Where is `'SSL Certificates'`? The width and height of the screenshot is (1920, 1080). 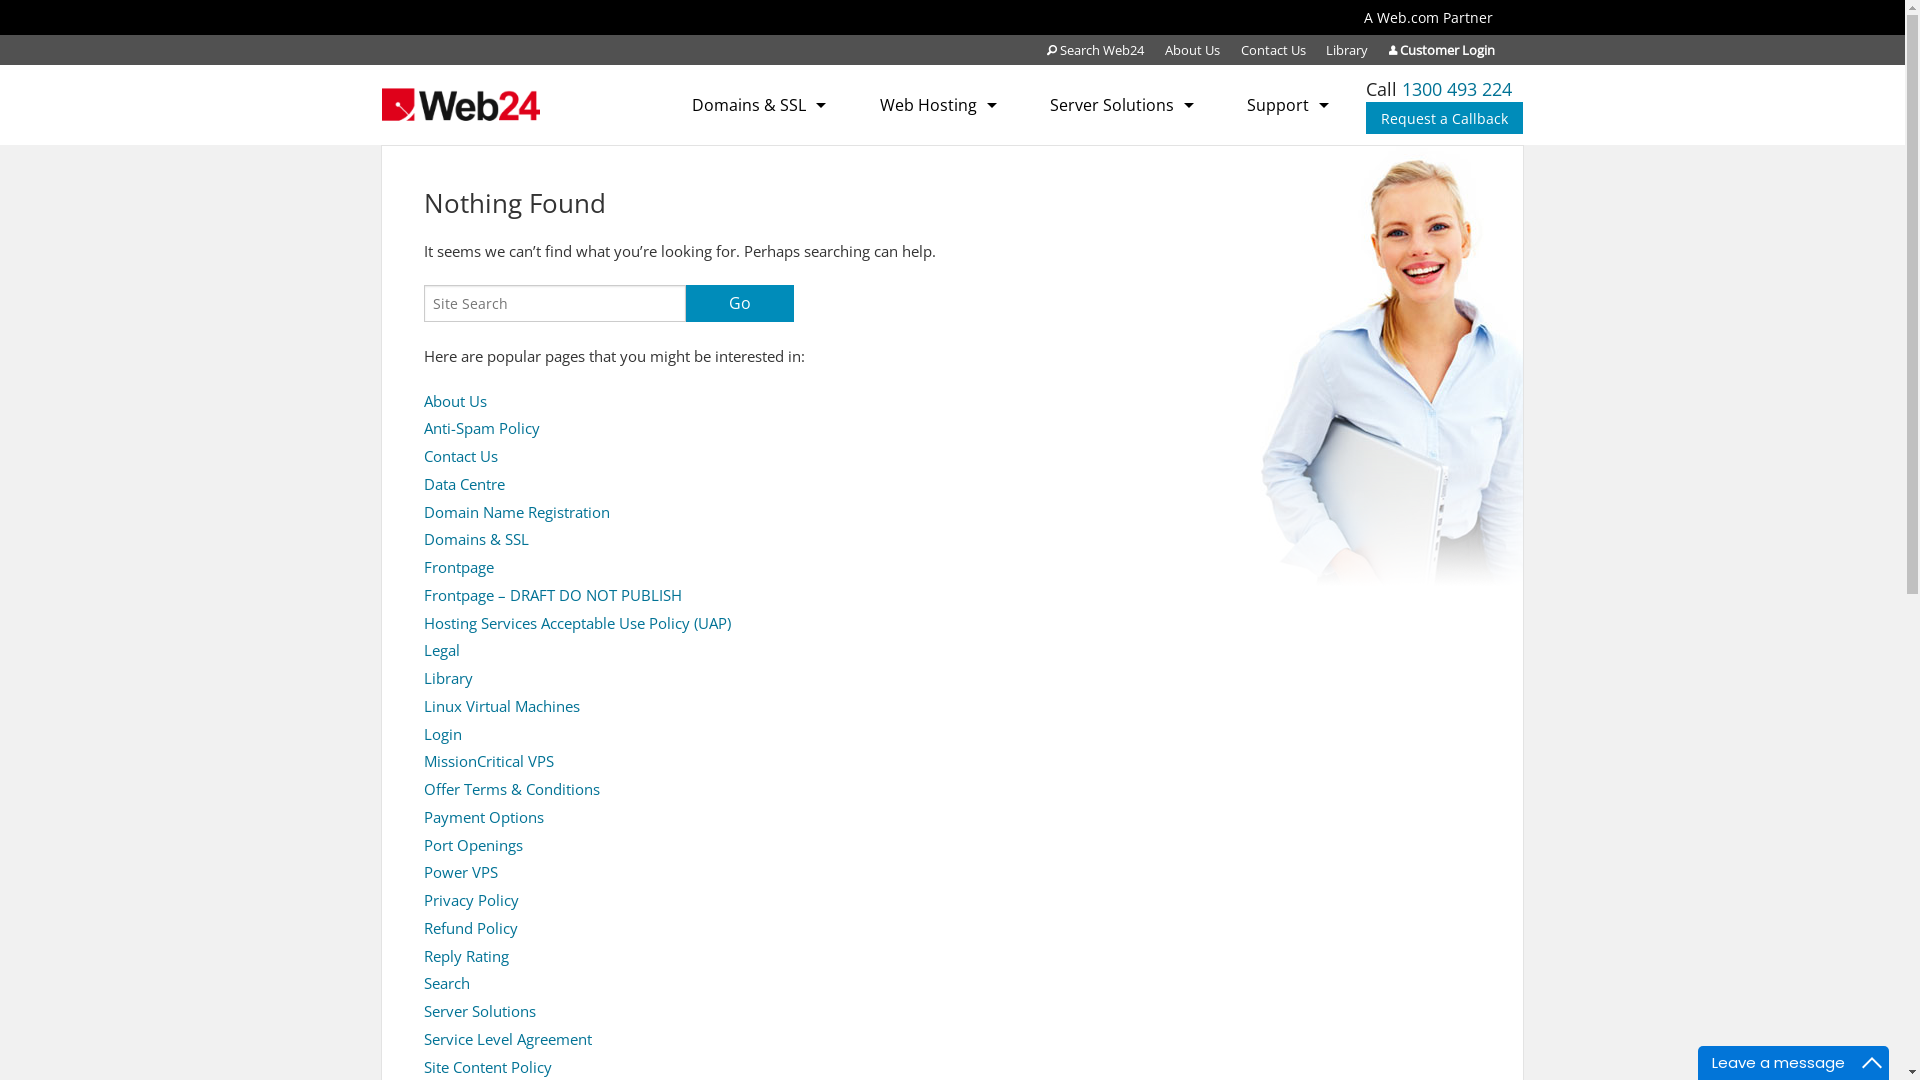
'SSL Certificates' is located at coordinates (666, 165).